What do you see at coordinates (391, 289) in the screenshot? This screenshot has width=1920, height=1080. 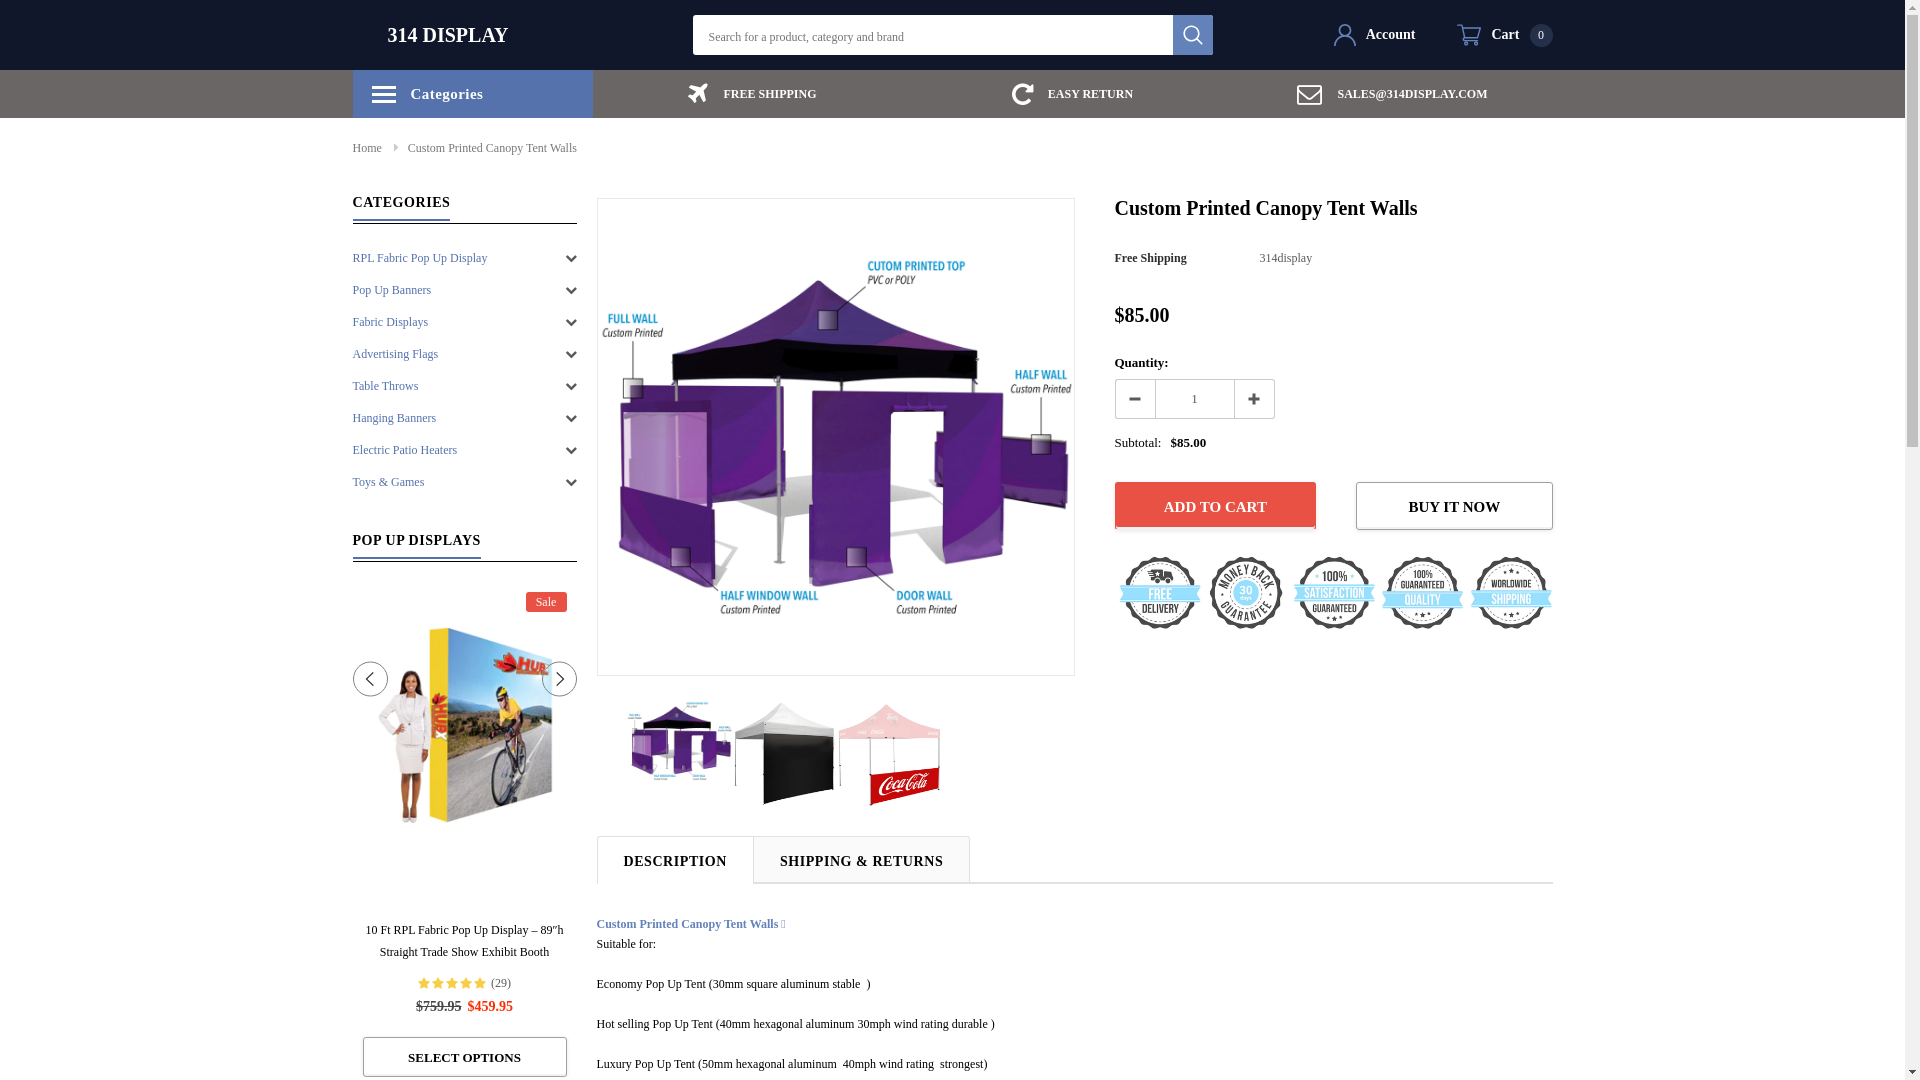 I see `'Pop Up Banners'` at bounding box center [391, 289].